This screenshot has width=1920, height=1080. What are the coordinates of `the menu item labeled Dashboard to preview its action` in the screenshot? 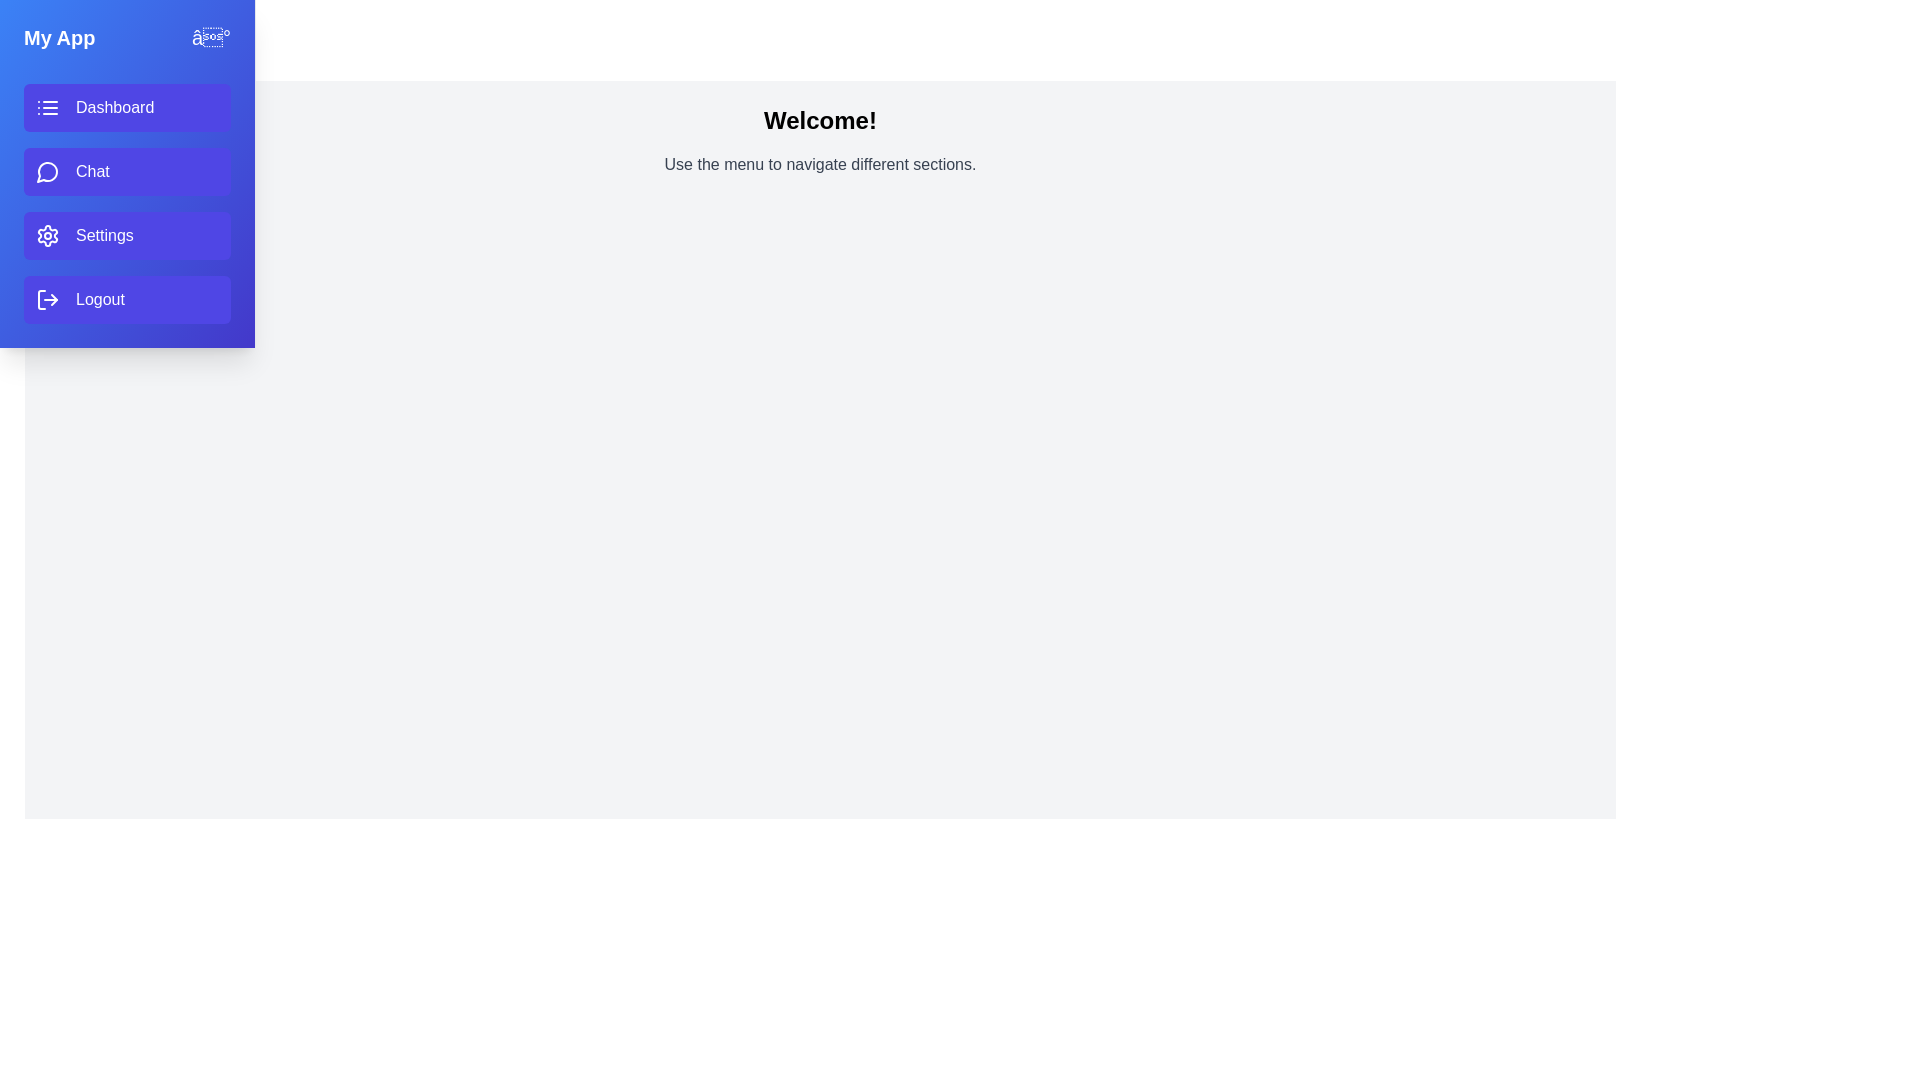 It's located at (126, 108).